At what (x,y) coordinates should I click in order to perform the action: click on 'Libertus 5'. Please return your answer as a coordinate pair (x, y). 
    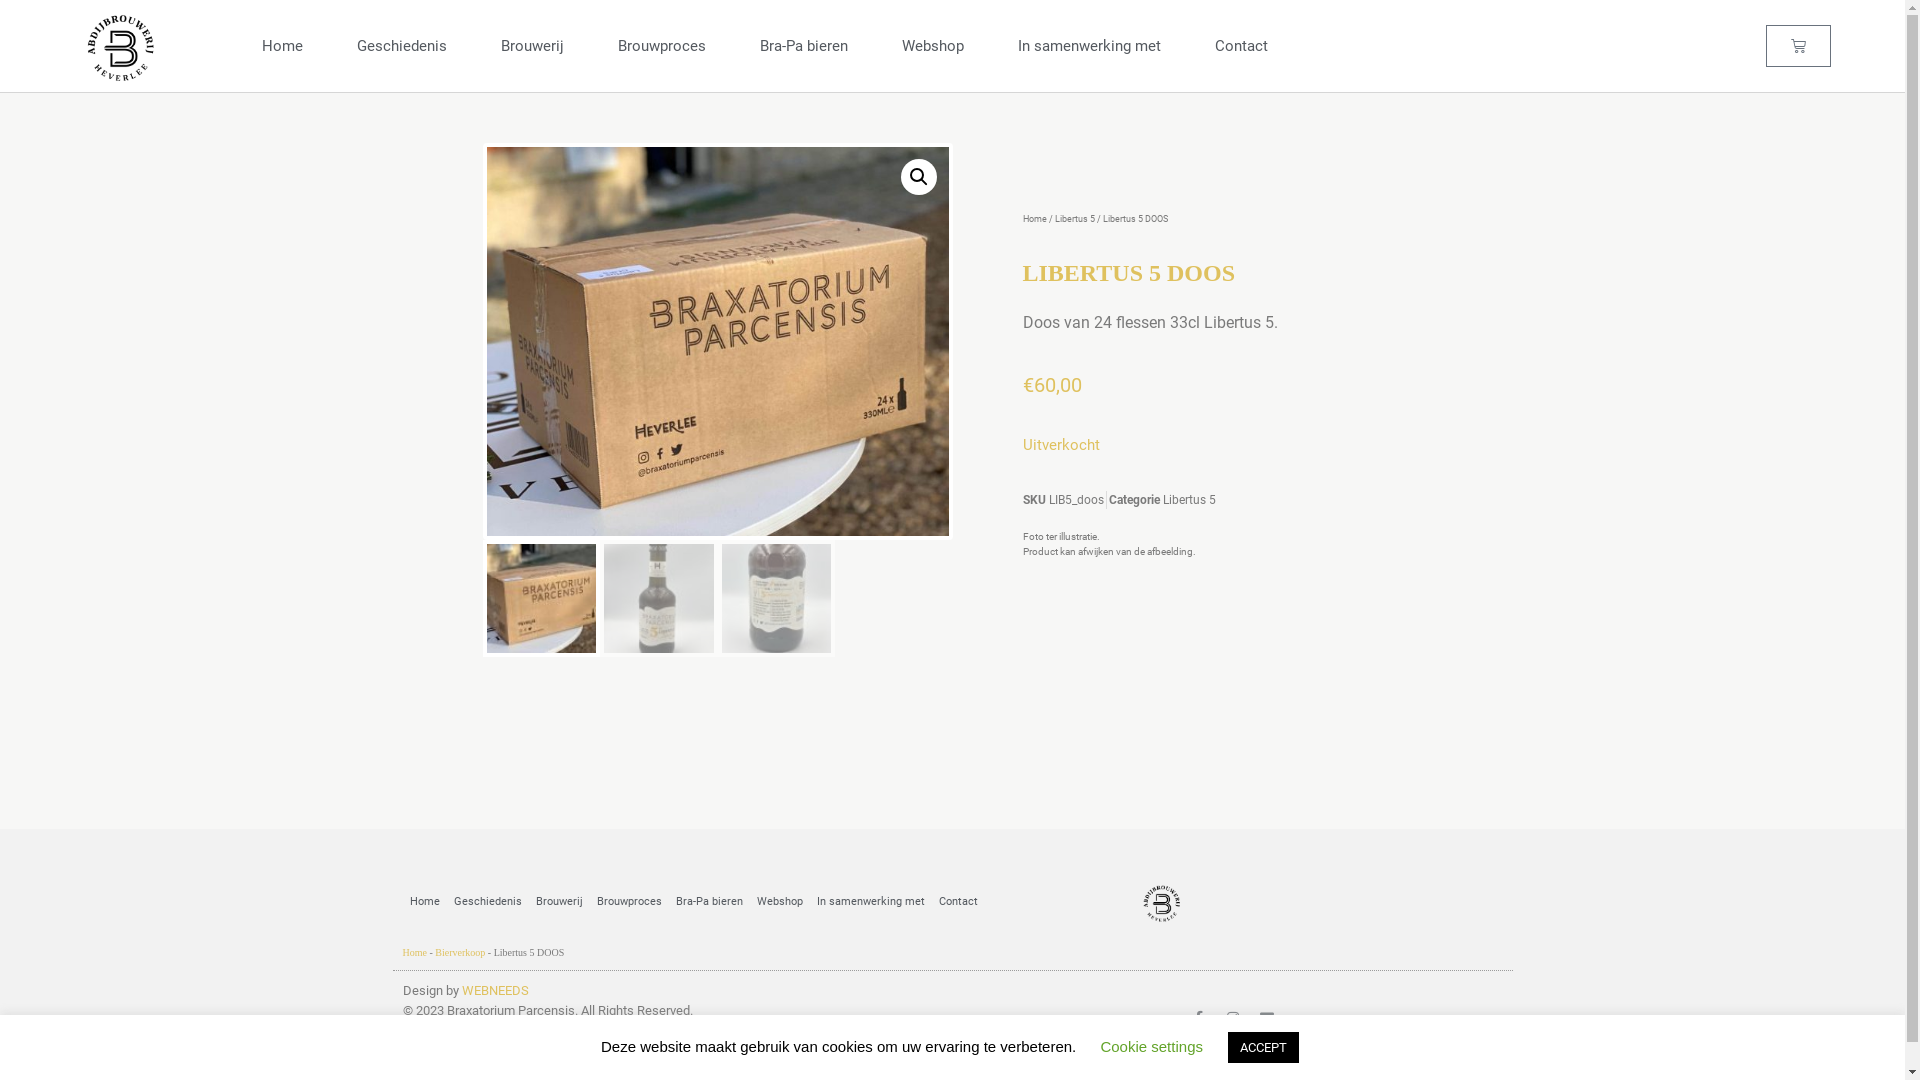
    Looking at the image, I should click on (1073, 219).